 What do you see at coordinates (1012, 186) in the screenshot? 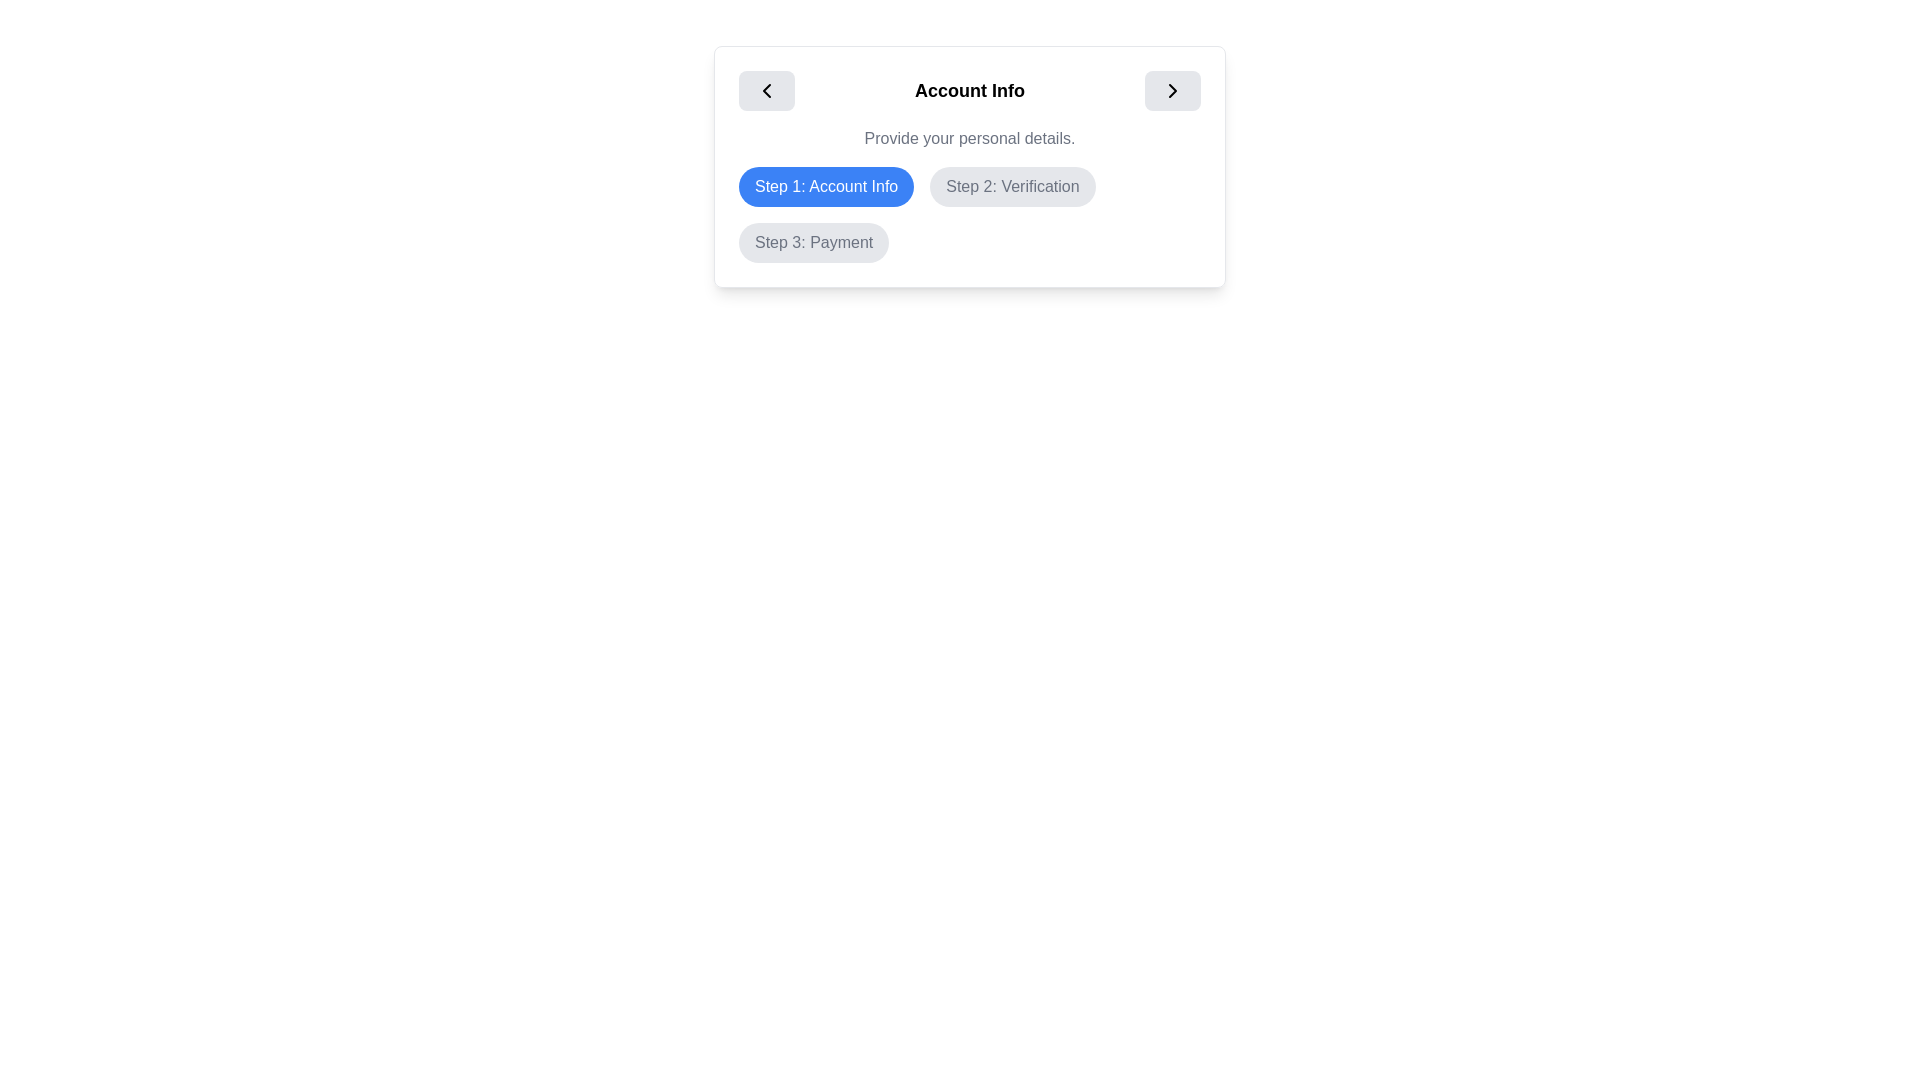
I see `the step indicator button that visually indicates the second step in the multi-step process` at bounding box center [1012, 186].